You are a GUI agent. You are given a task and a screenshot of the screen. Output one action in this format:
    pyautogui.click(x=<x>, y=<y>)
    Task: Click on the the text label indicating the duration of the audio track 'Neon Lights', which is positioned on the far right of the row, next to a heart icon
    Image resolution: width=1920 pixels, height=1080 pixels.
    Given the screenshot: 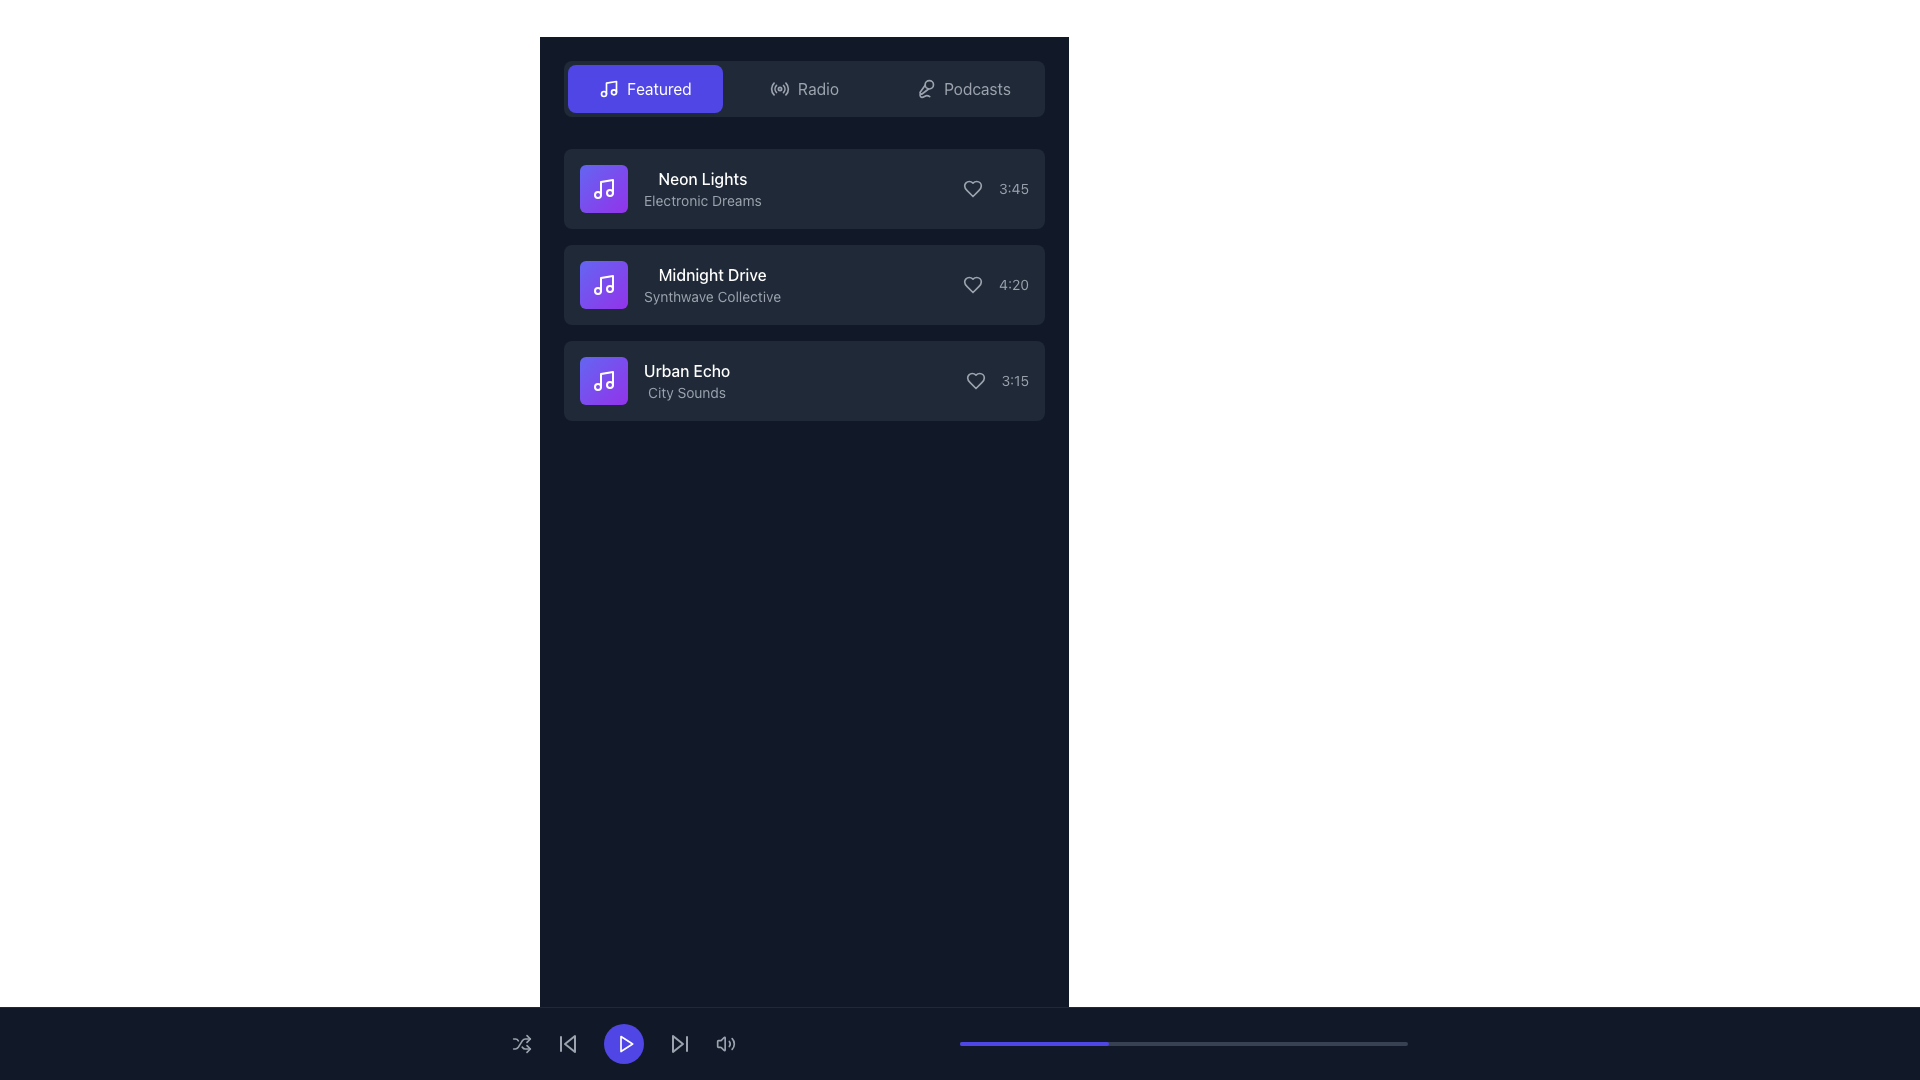 What is the action you would take?
    pyautogui.click(x=996, y=189)
    